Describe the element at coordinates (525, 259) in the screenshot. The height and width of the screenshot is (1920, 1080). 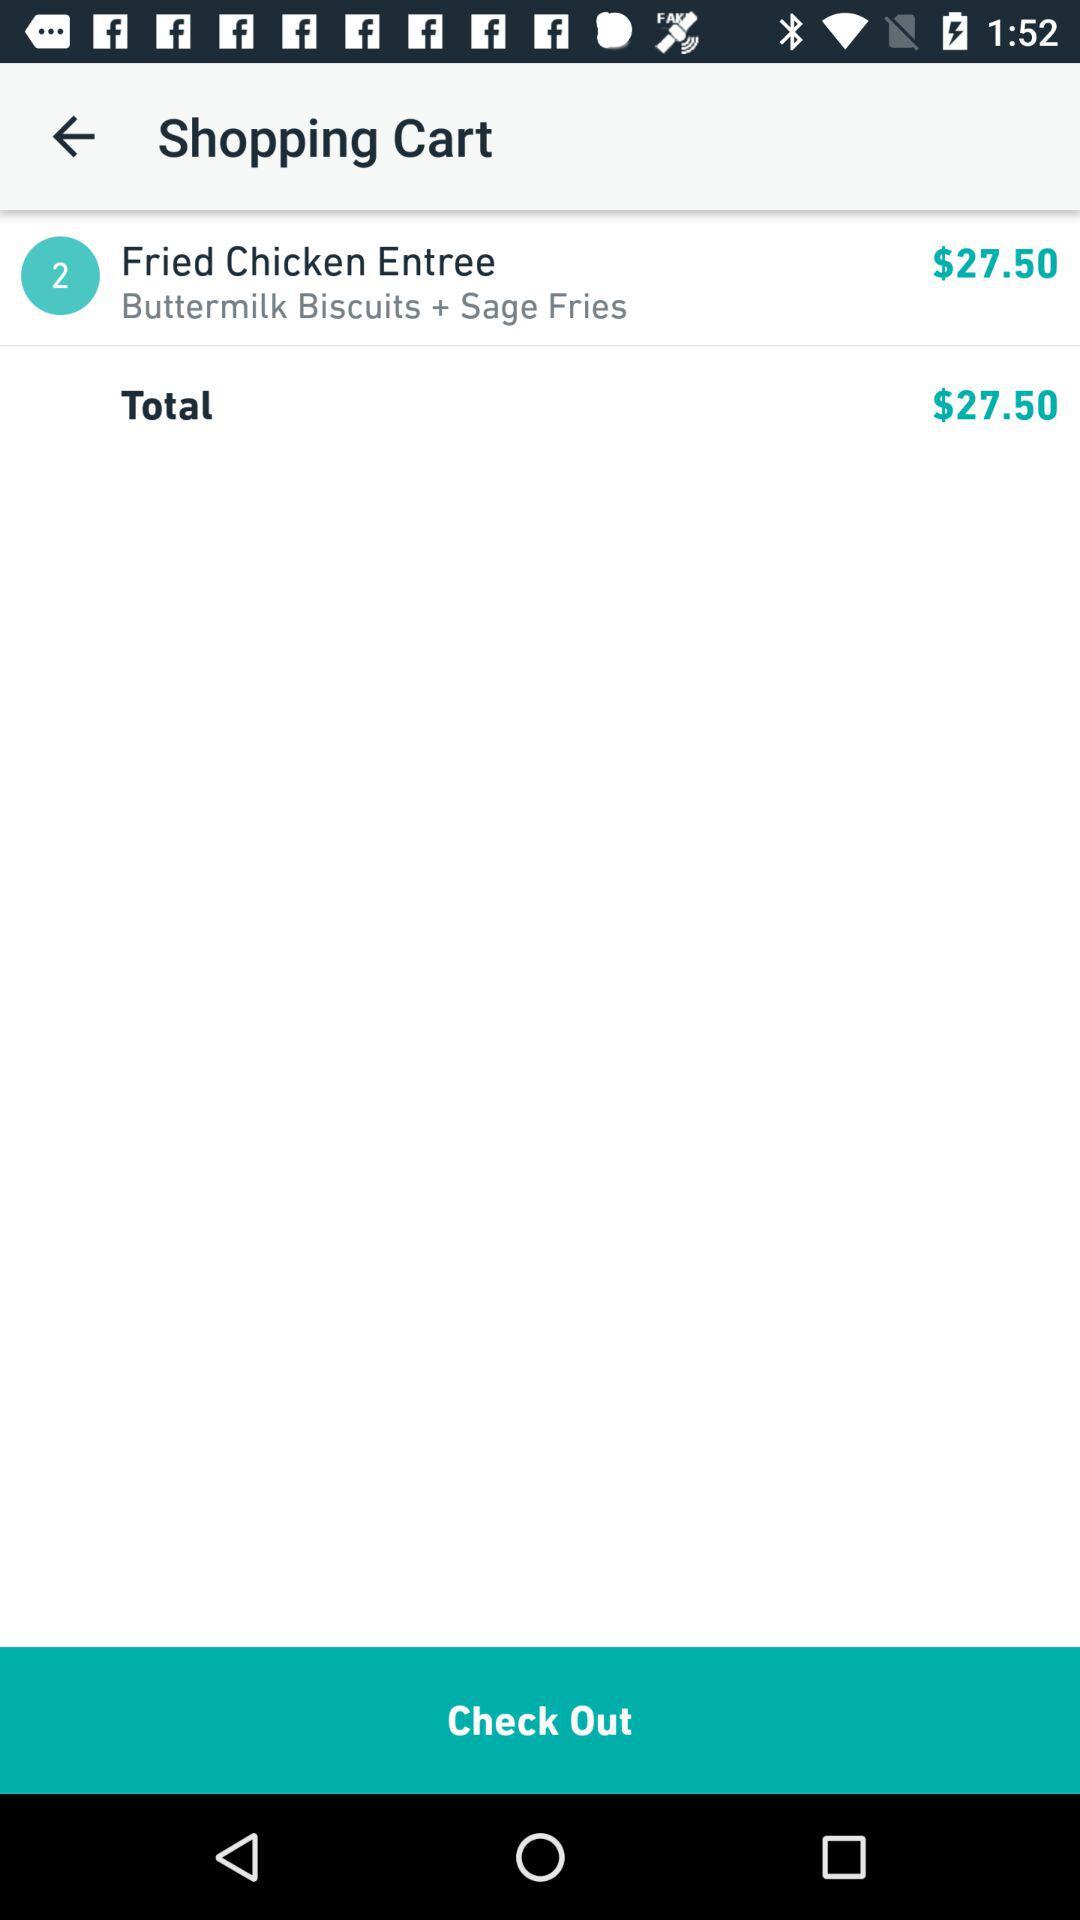
I see `icon next to the 2` at that location.